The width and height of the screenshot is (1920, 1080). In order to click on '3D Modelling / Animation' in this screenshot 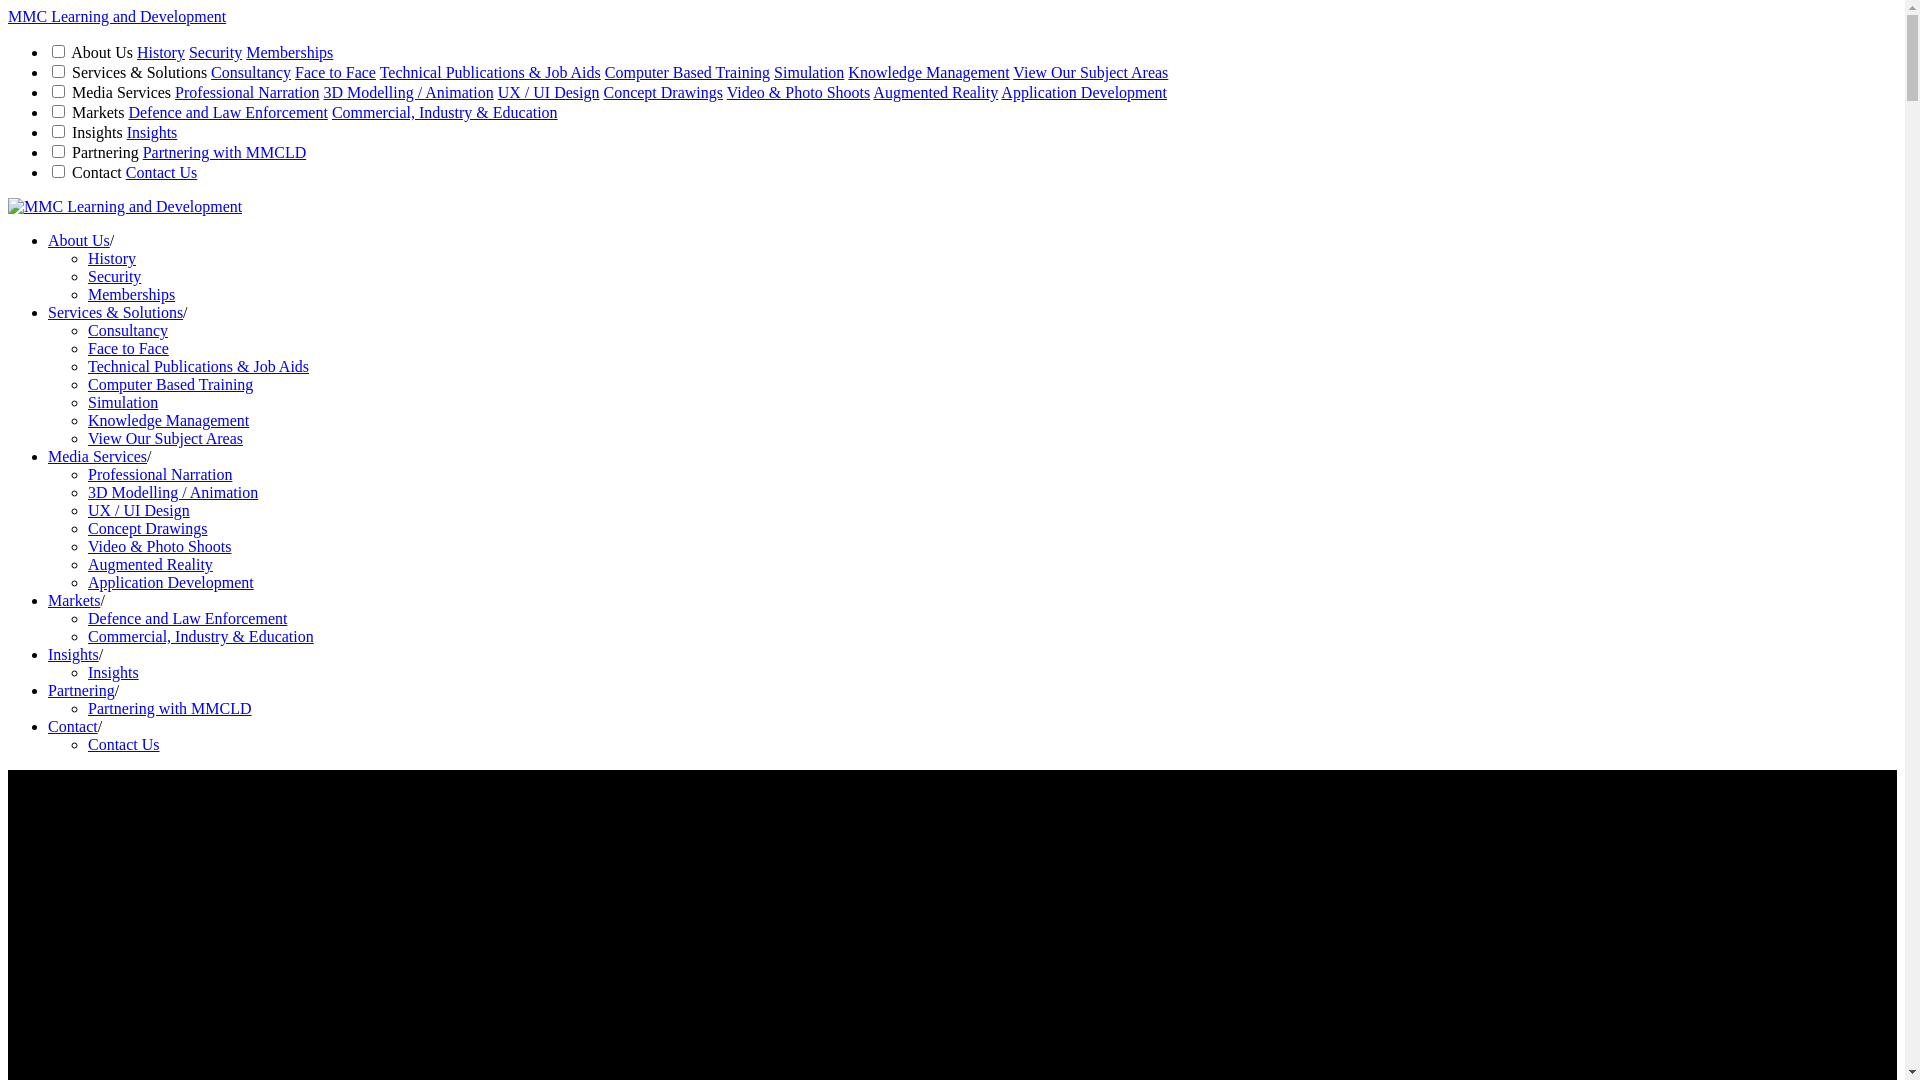, I will do `click(407, 92)`.